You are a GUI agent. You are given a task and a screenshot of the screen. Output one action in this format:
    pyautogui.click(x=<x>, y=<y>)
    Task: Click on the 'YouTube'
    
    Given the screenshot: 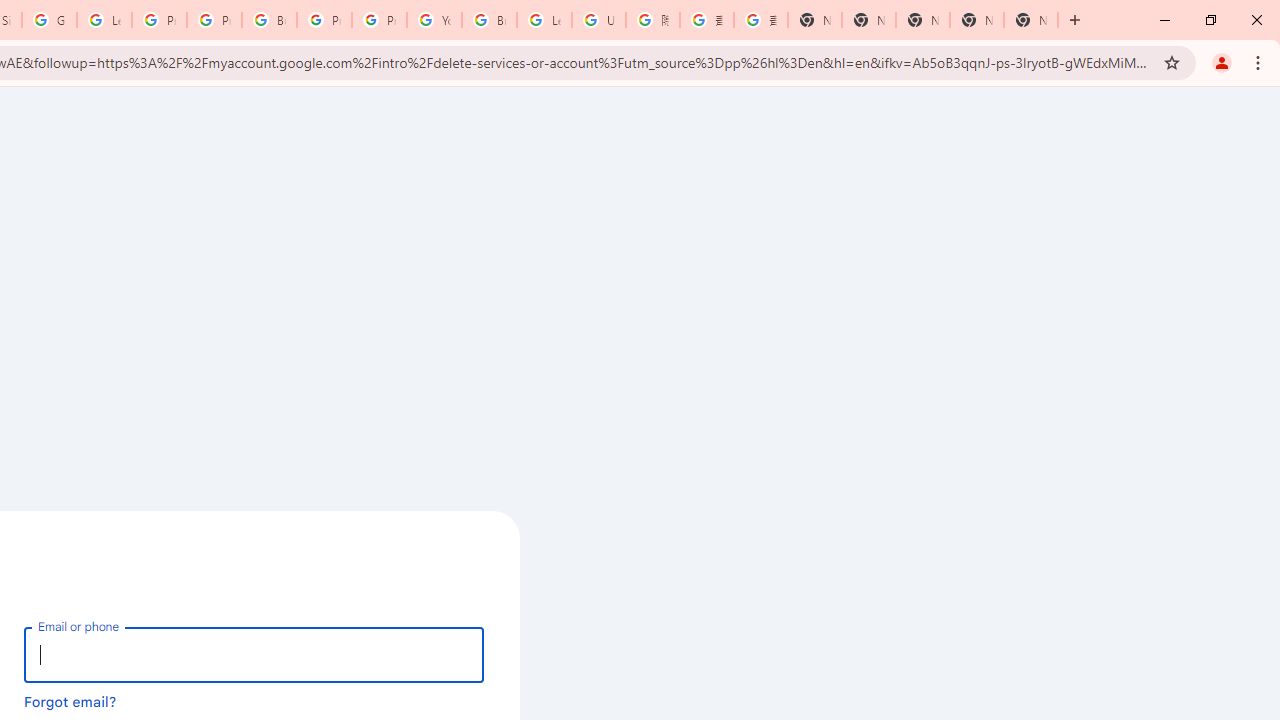 What is the action you would take?
    pyautogui.click(x=433, y=20)
    